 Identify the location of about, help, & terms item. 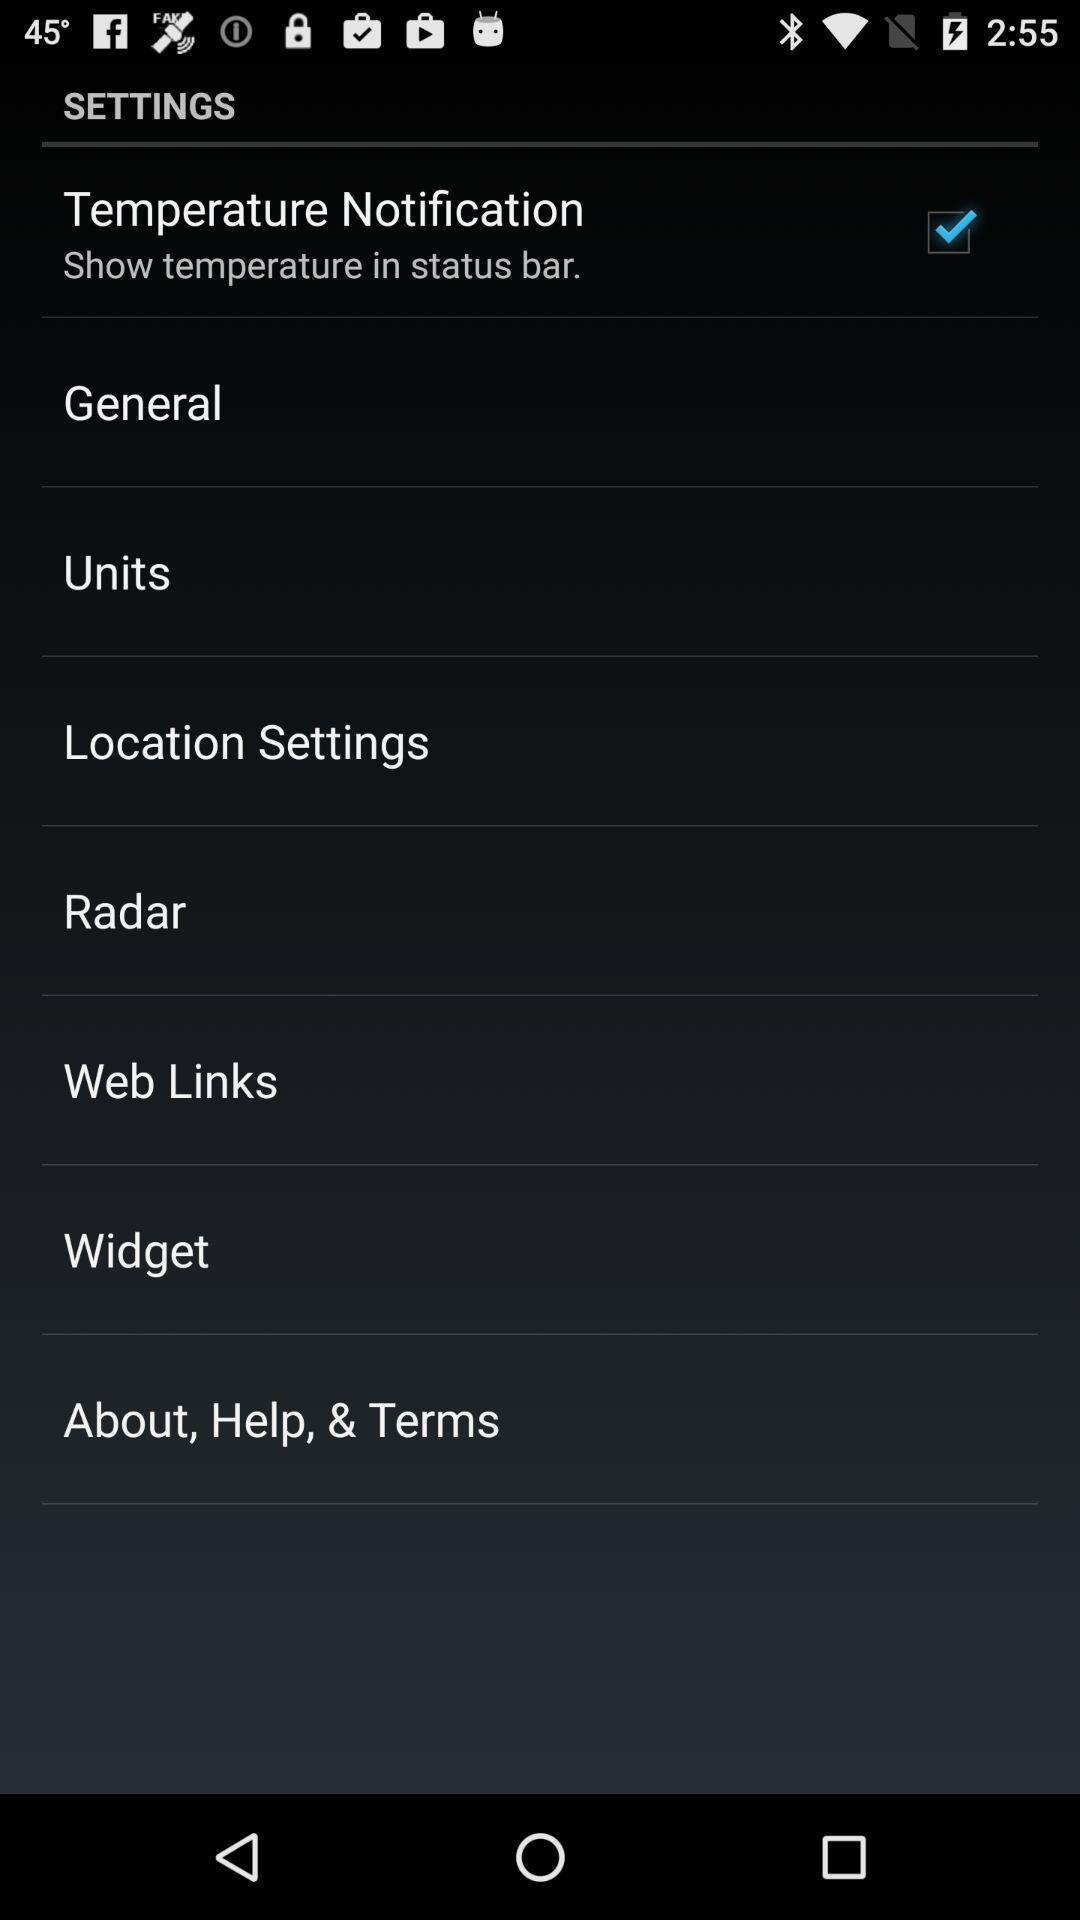
(281, 1417).